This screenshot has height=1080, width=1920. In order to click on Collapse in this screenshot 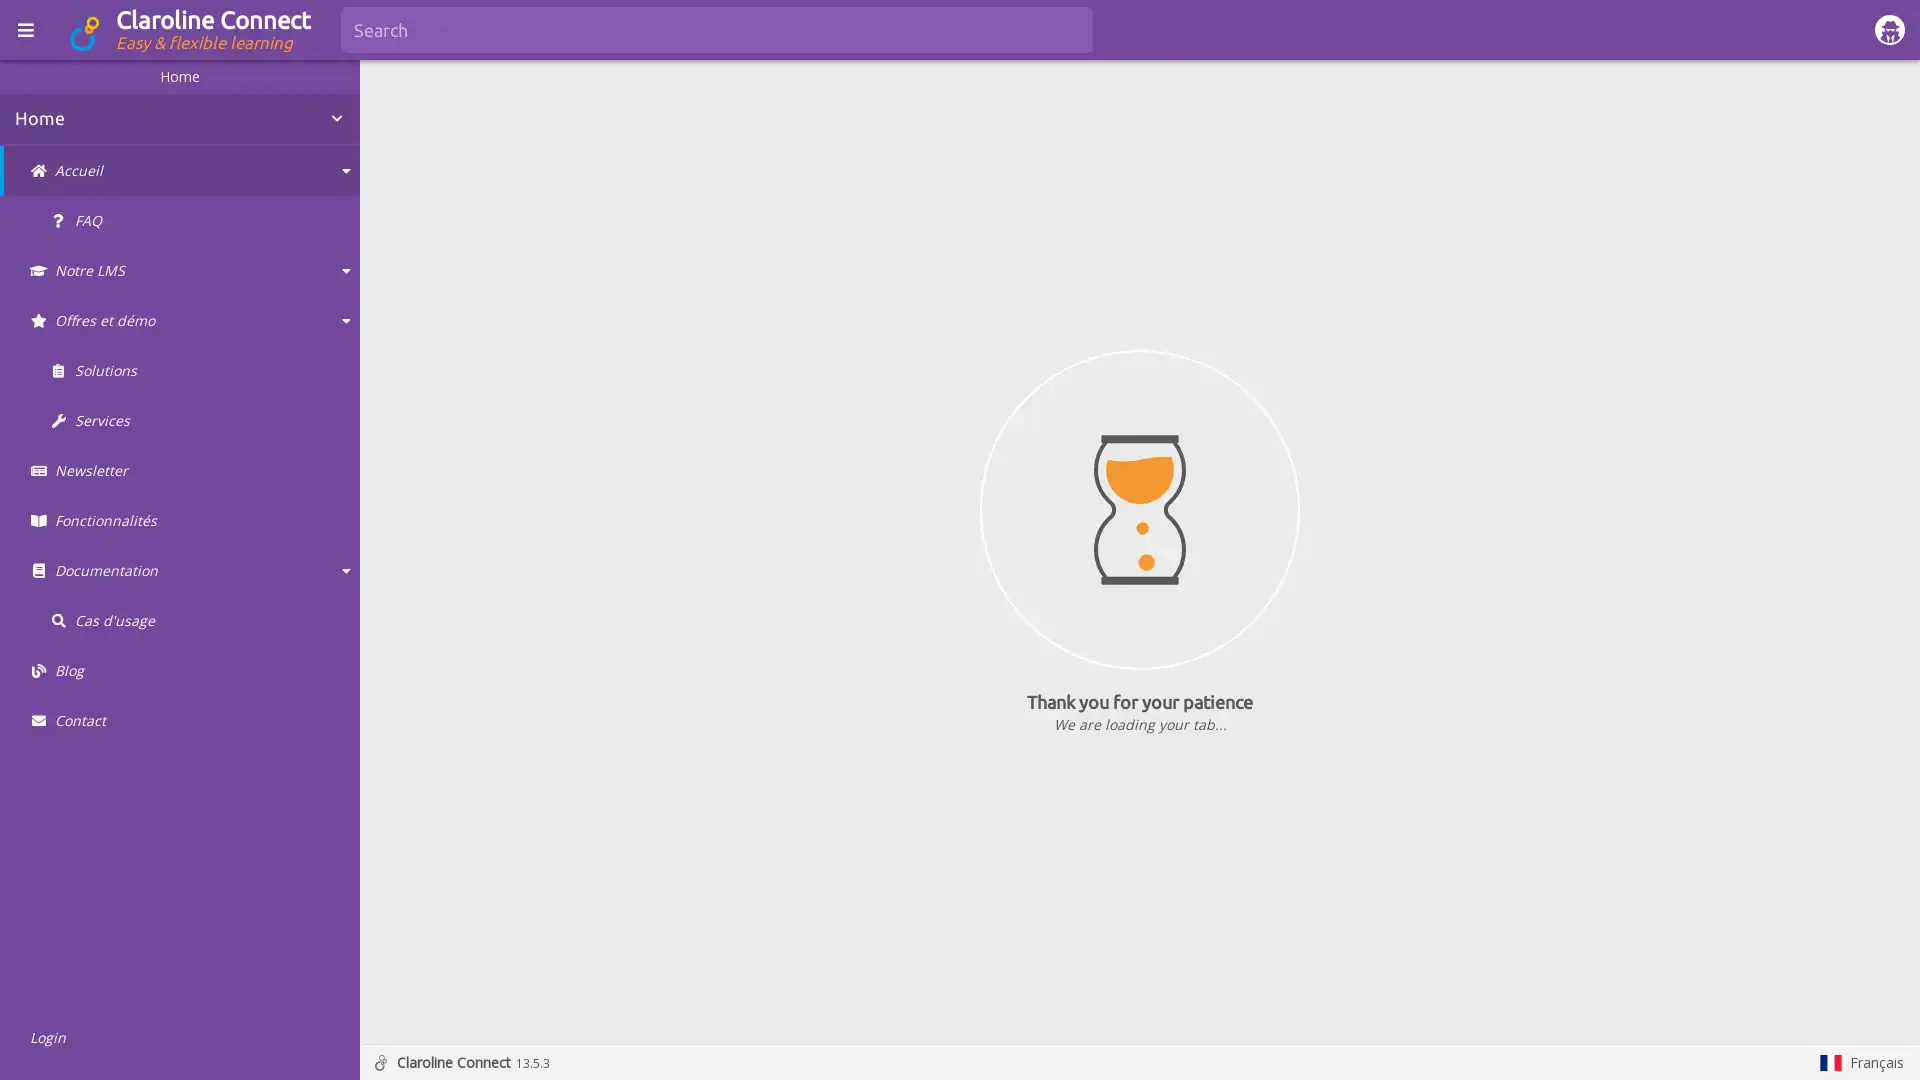, I will do `click(345, 168)`.